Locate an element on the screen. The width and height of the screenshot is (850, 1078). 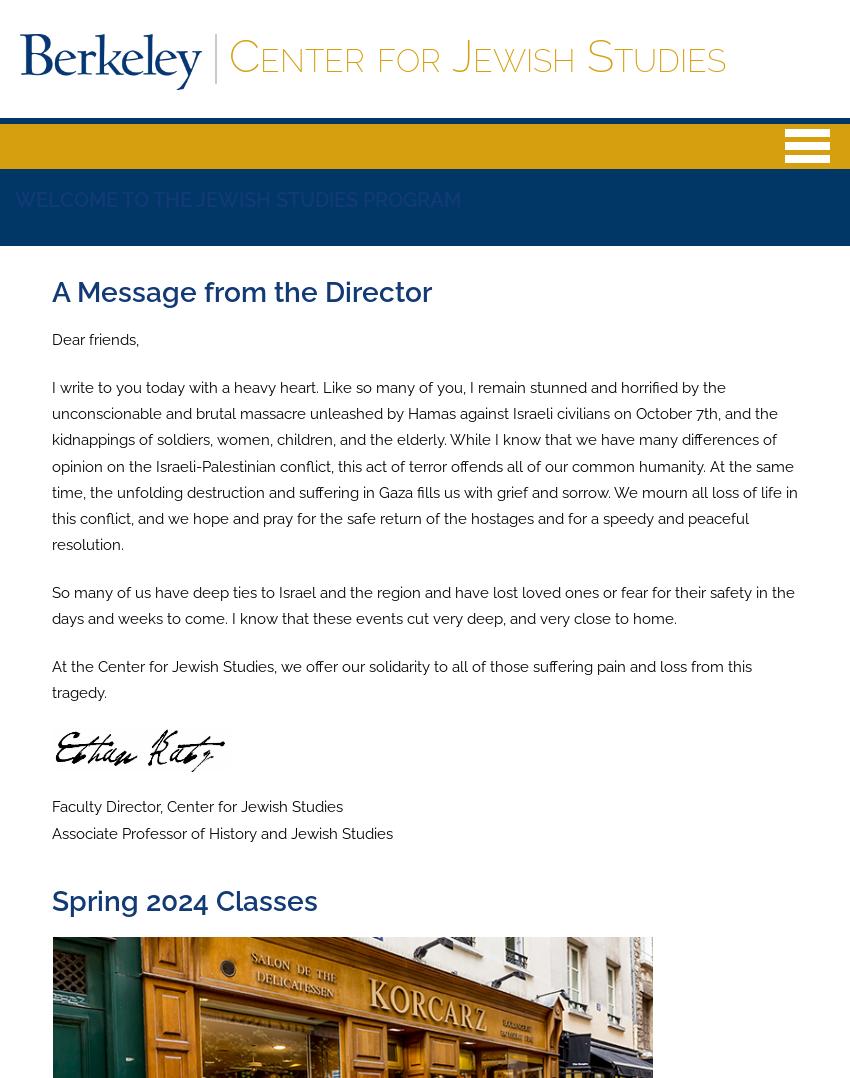
'A Message from the Director' is located at coordinates (241, 292).